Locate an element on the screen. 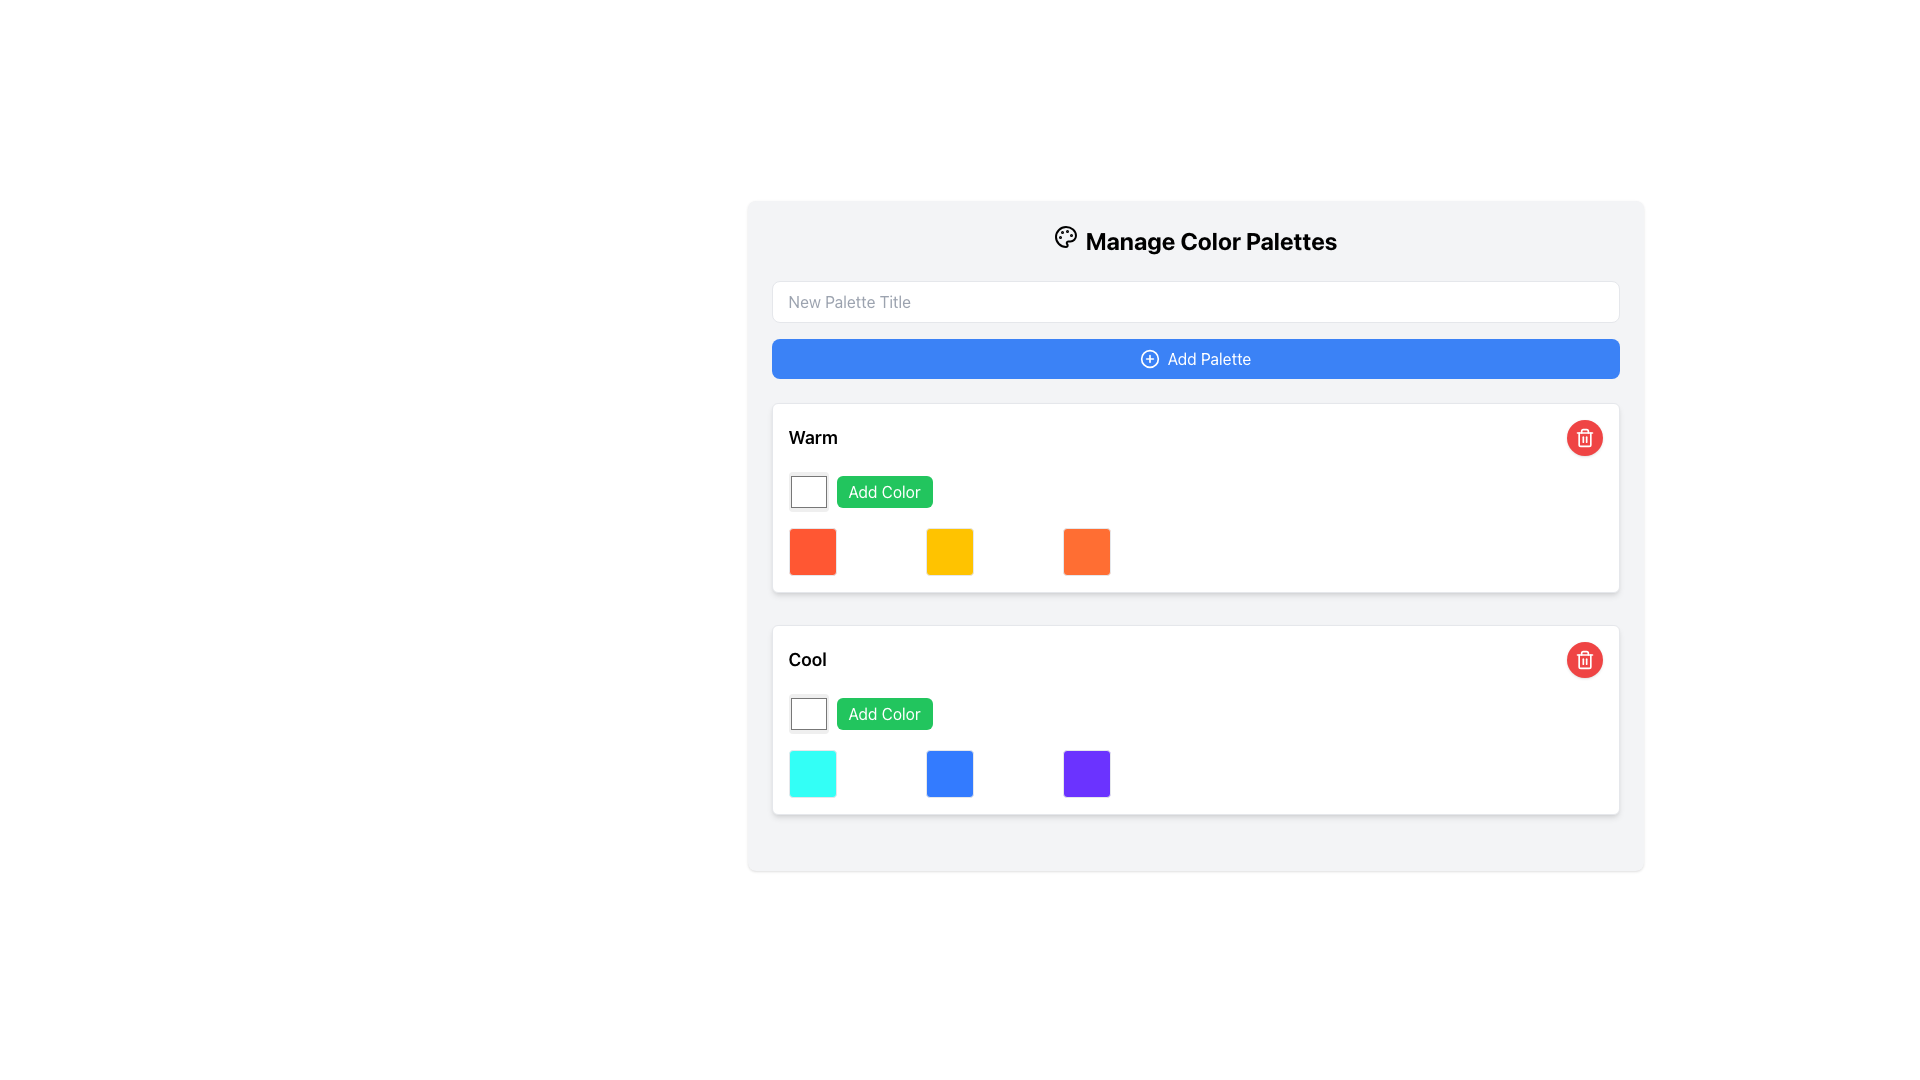  the Color Picker or Display Swatch in the 'Cool' palette section is located at coordinates (808, 712).